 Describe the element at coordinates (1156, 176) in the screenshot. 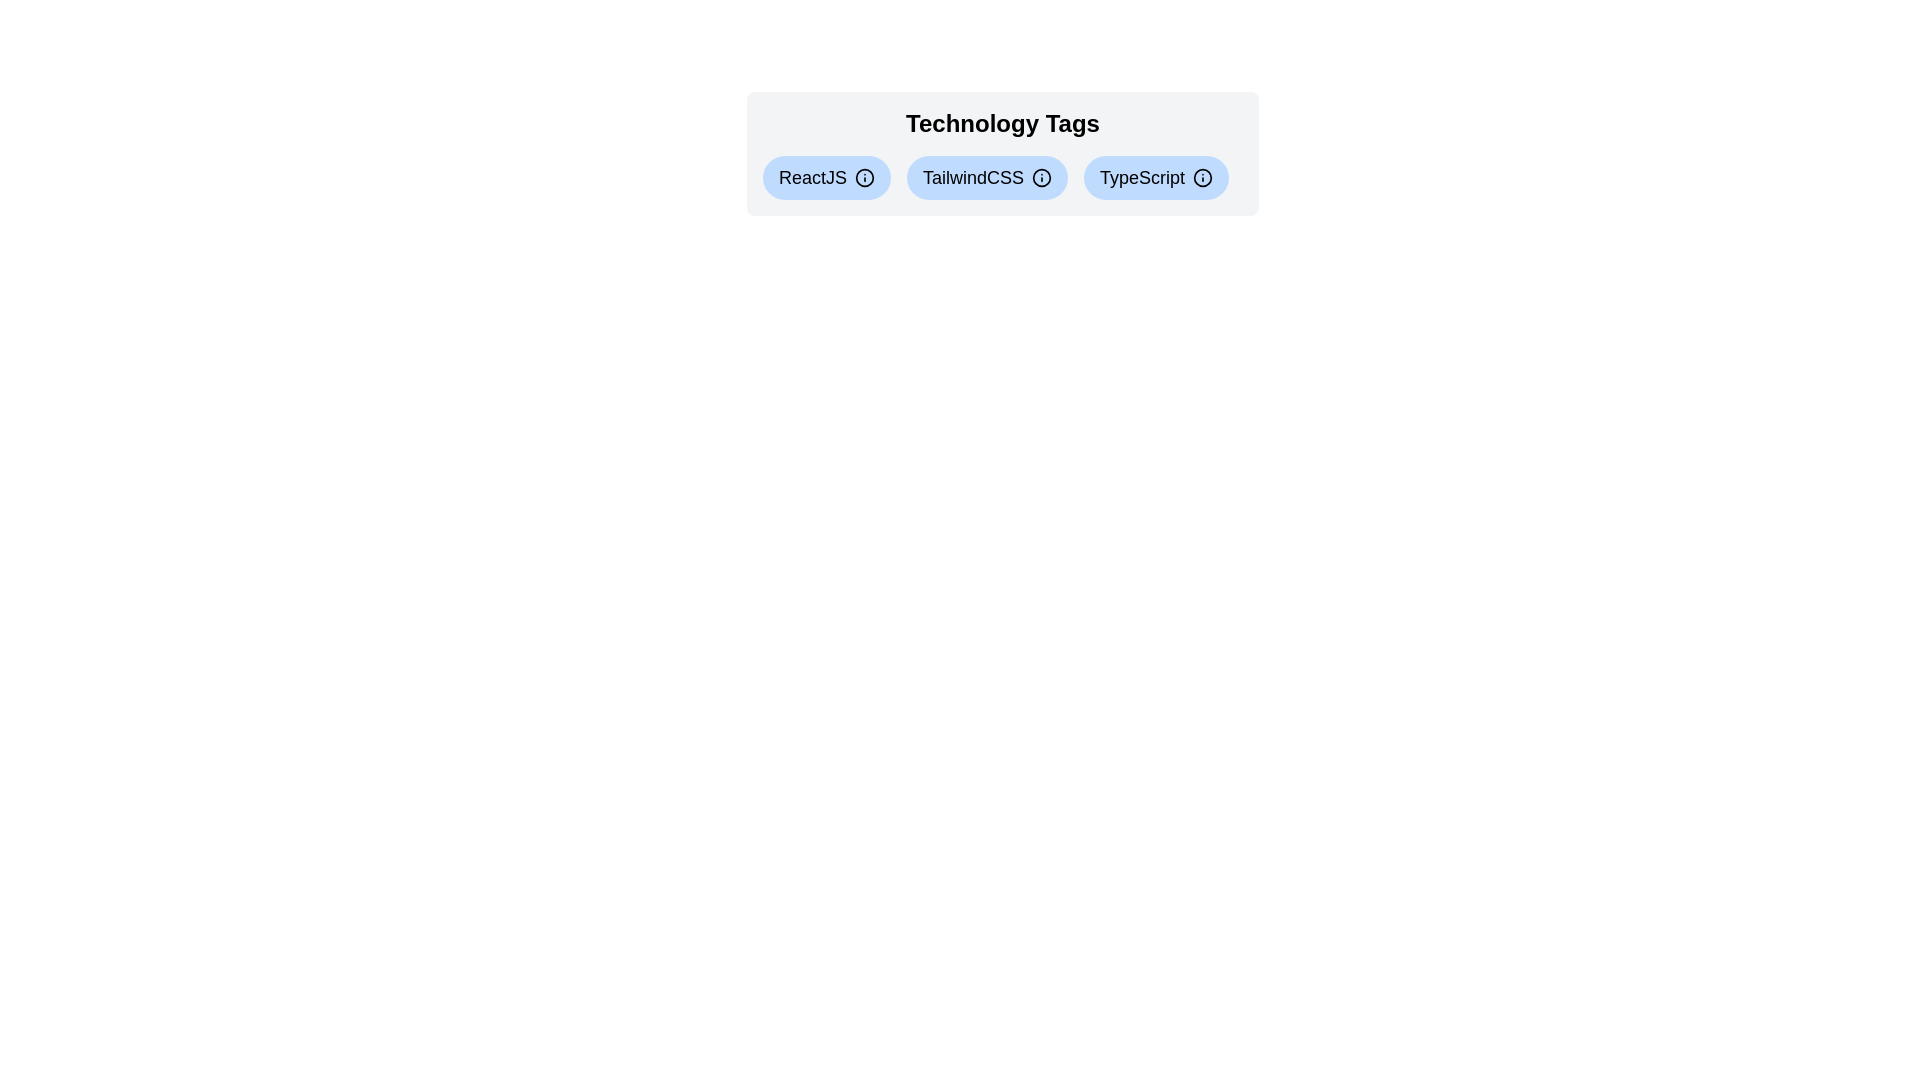

I see `the tag labeled TypeScript to display its information` at that location.